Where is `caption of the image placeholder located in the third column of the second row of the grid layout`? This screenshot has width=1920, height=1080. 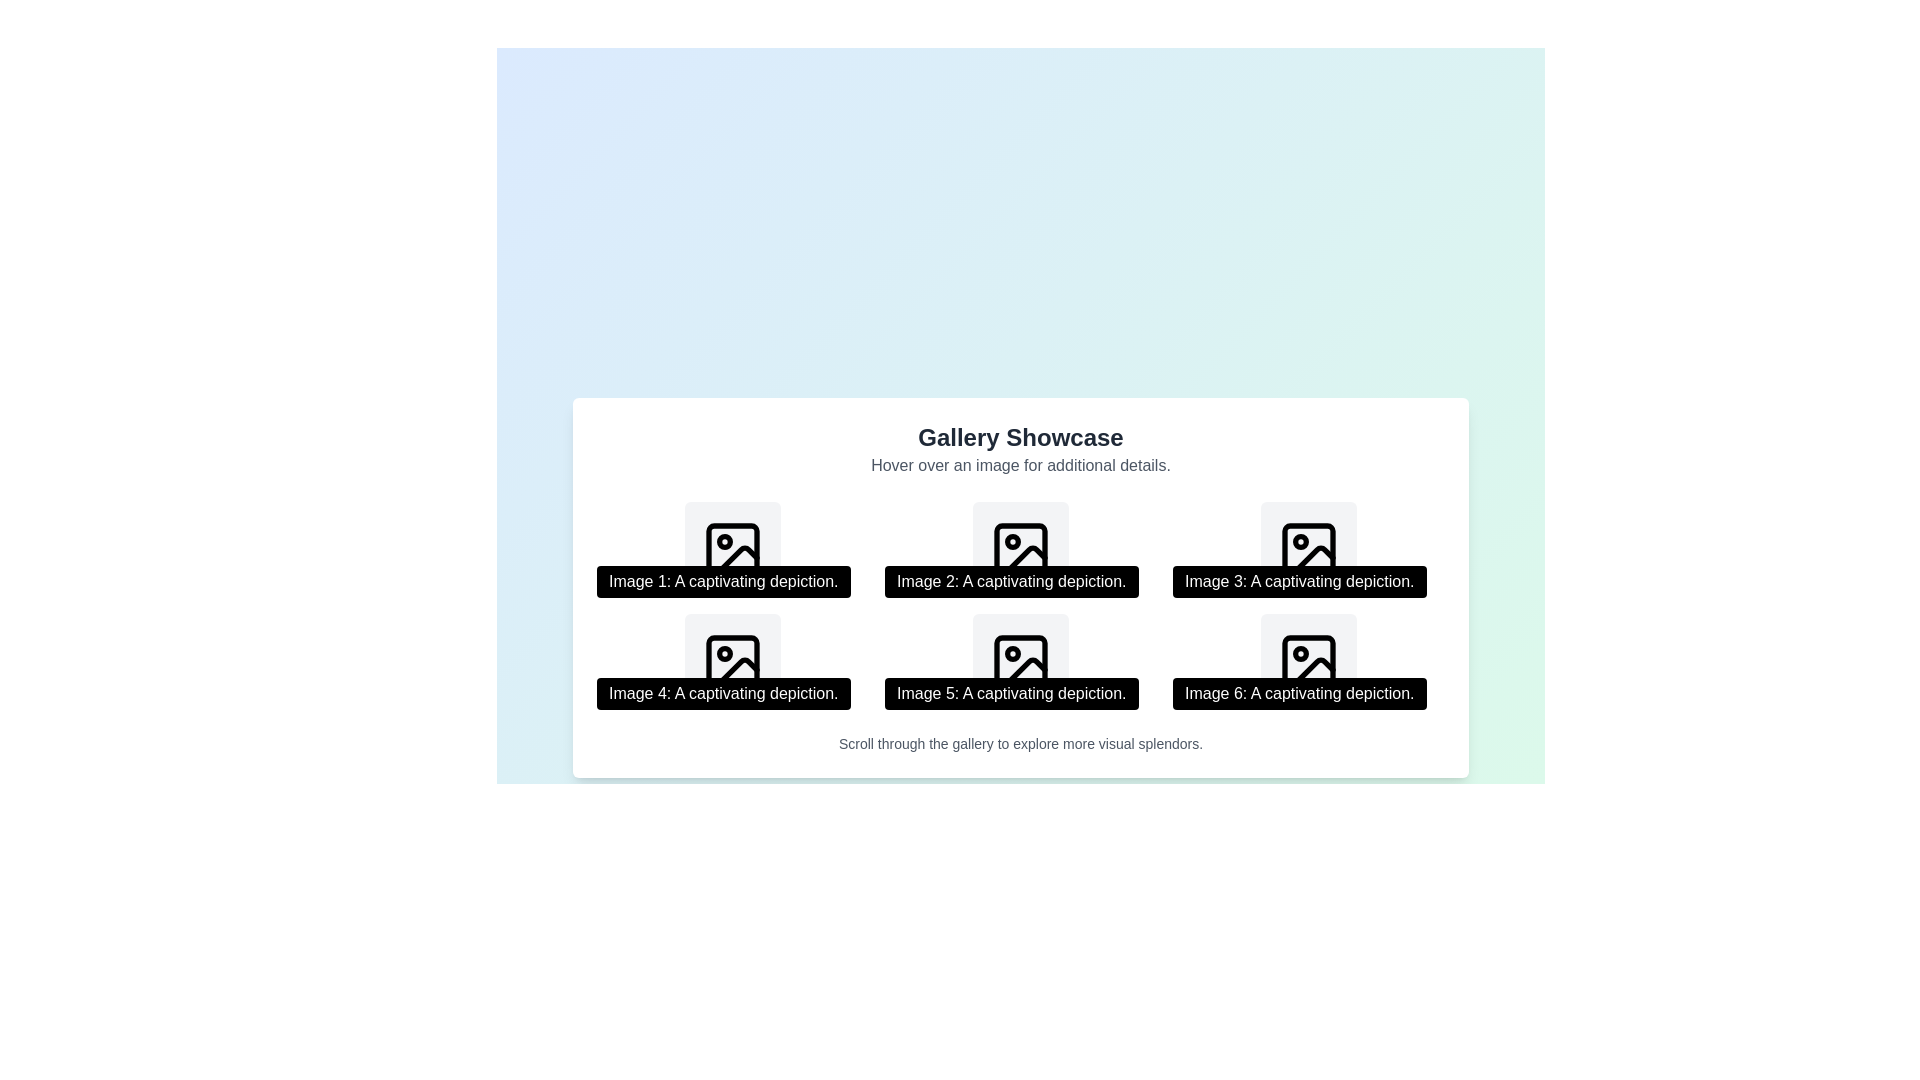 caption of the image placeholder located in the third column of the second row of the grid layout is located at coordinates (1309, 662).